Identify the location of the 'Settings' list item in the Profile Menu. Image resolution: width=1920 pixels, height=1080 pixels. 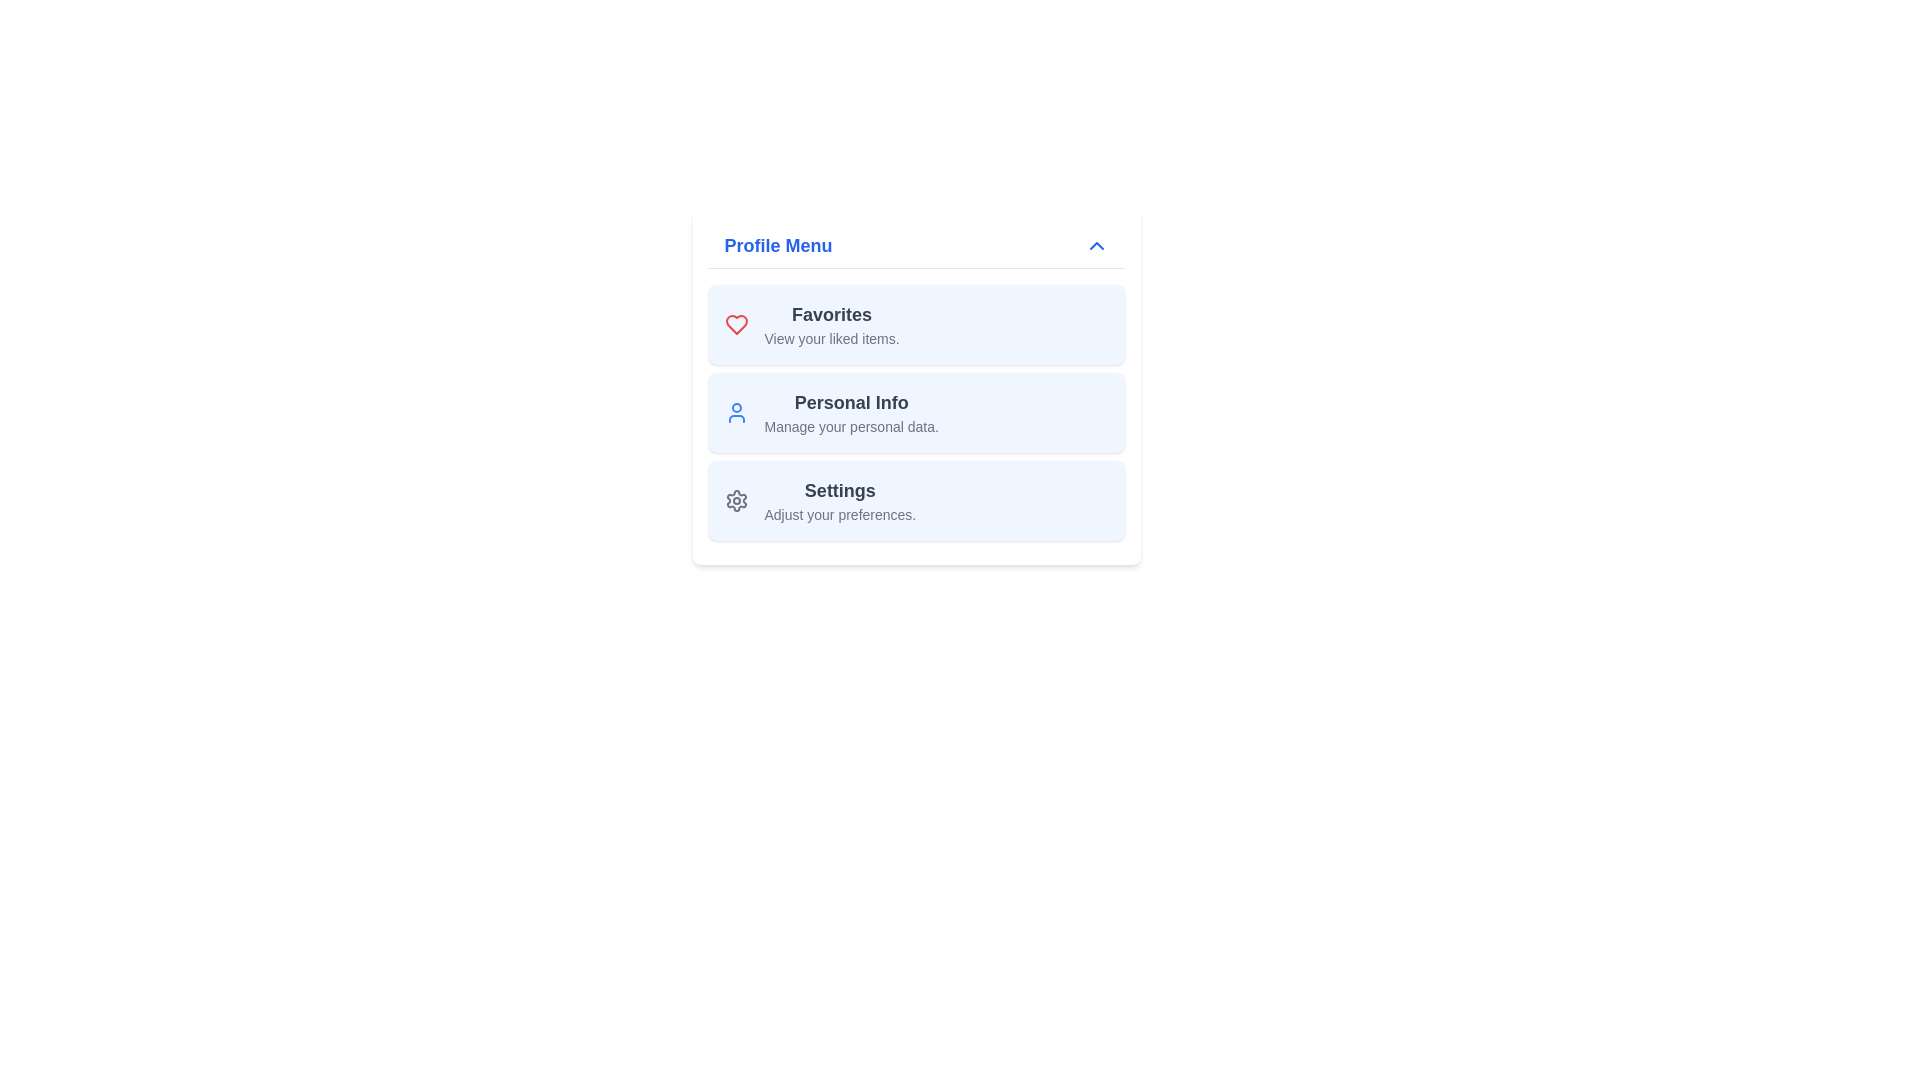
(840, 500).